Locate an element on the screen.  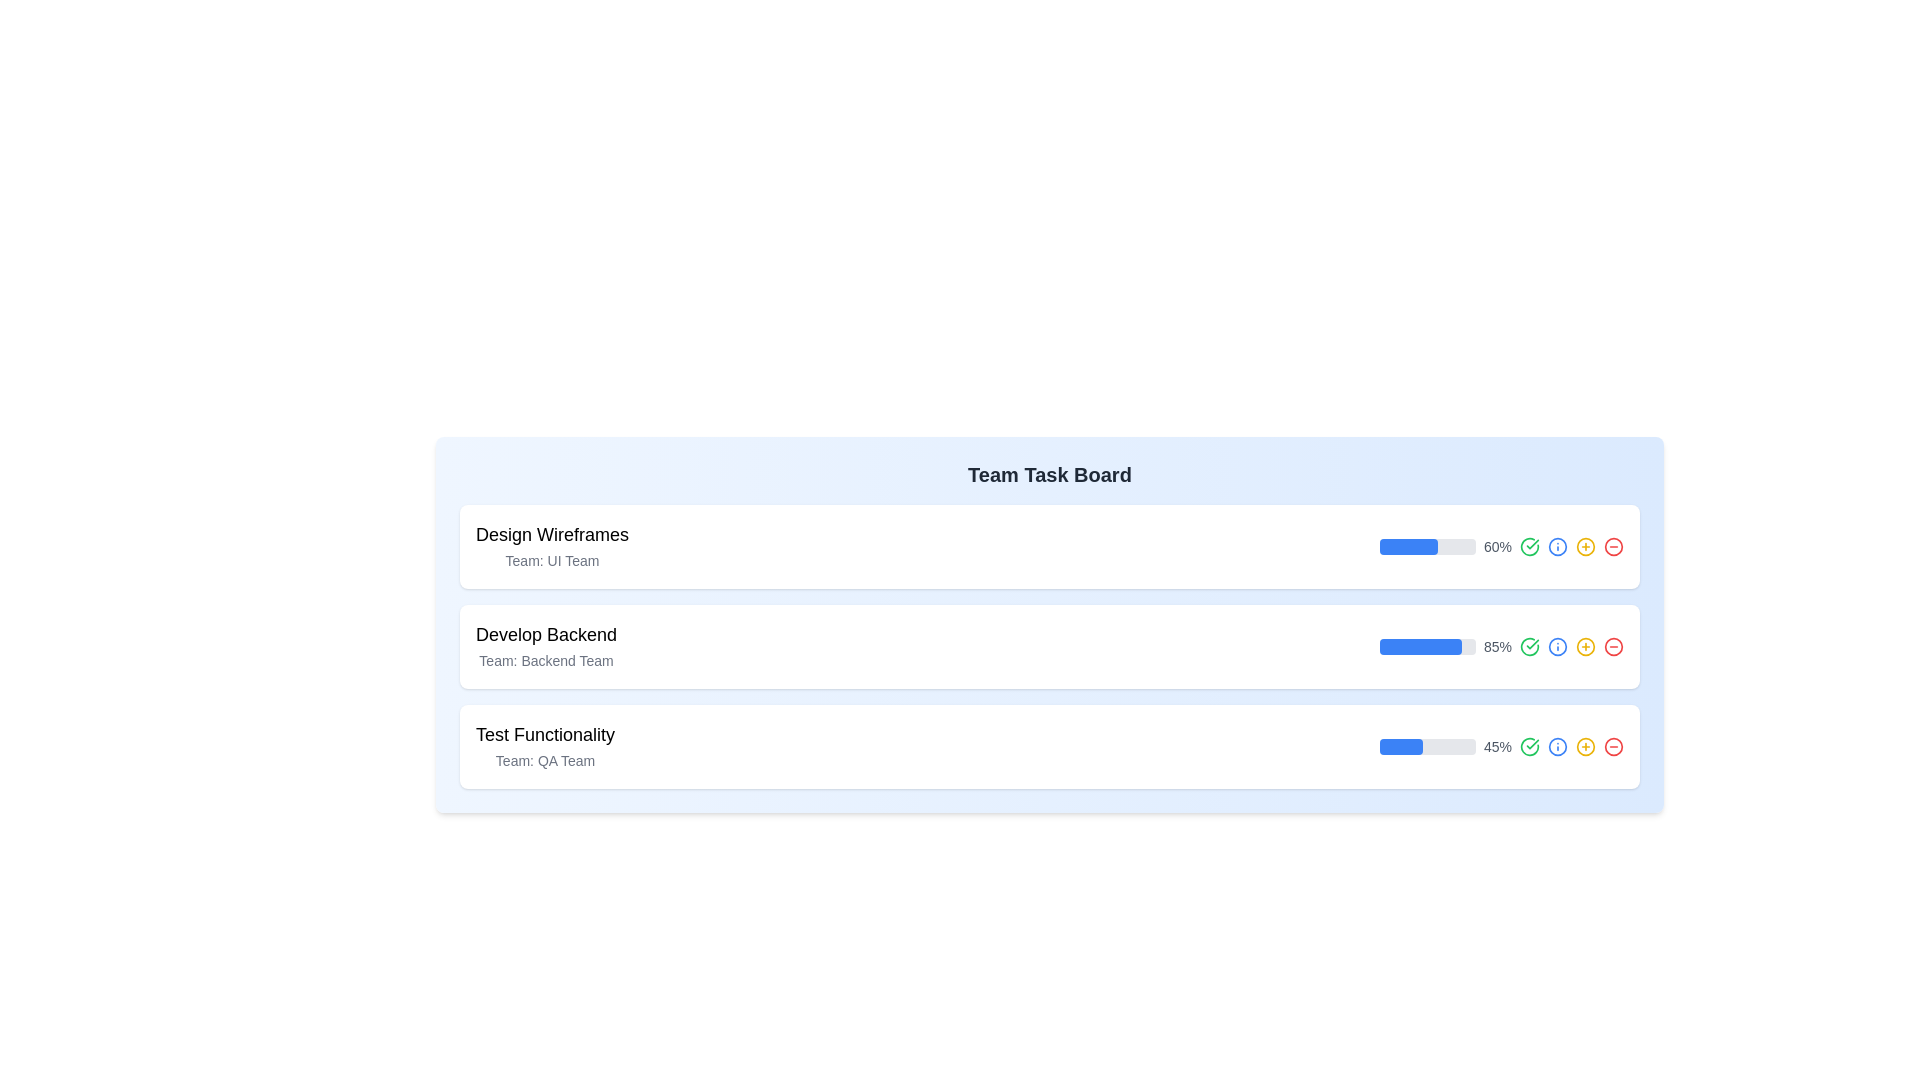
the progress bar located in the third task row of the team task board interface, which indicates a completion percentage of 45% is located at coordinates (1426, 747).